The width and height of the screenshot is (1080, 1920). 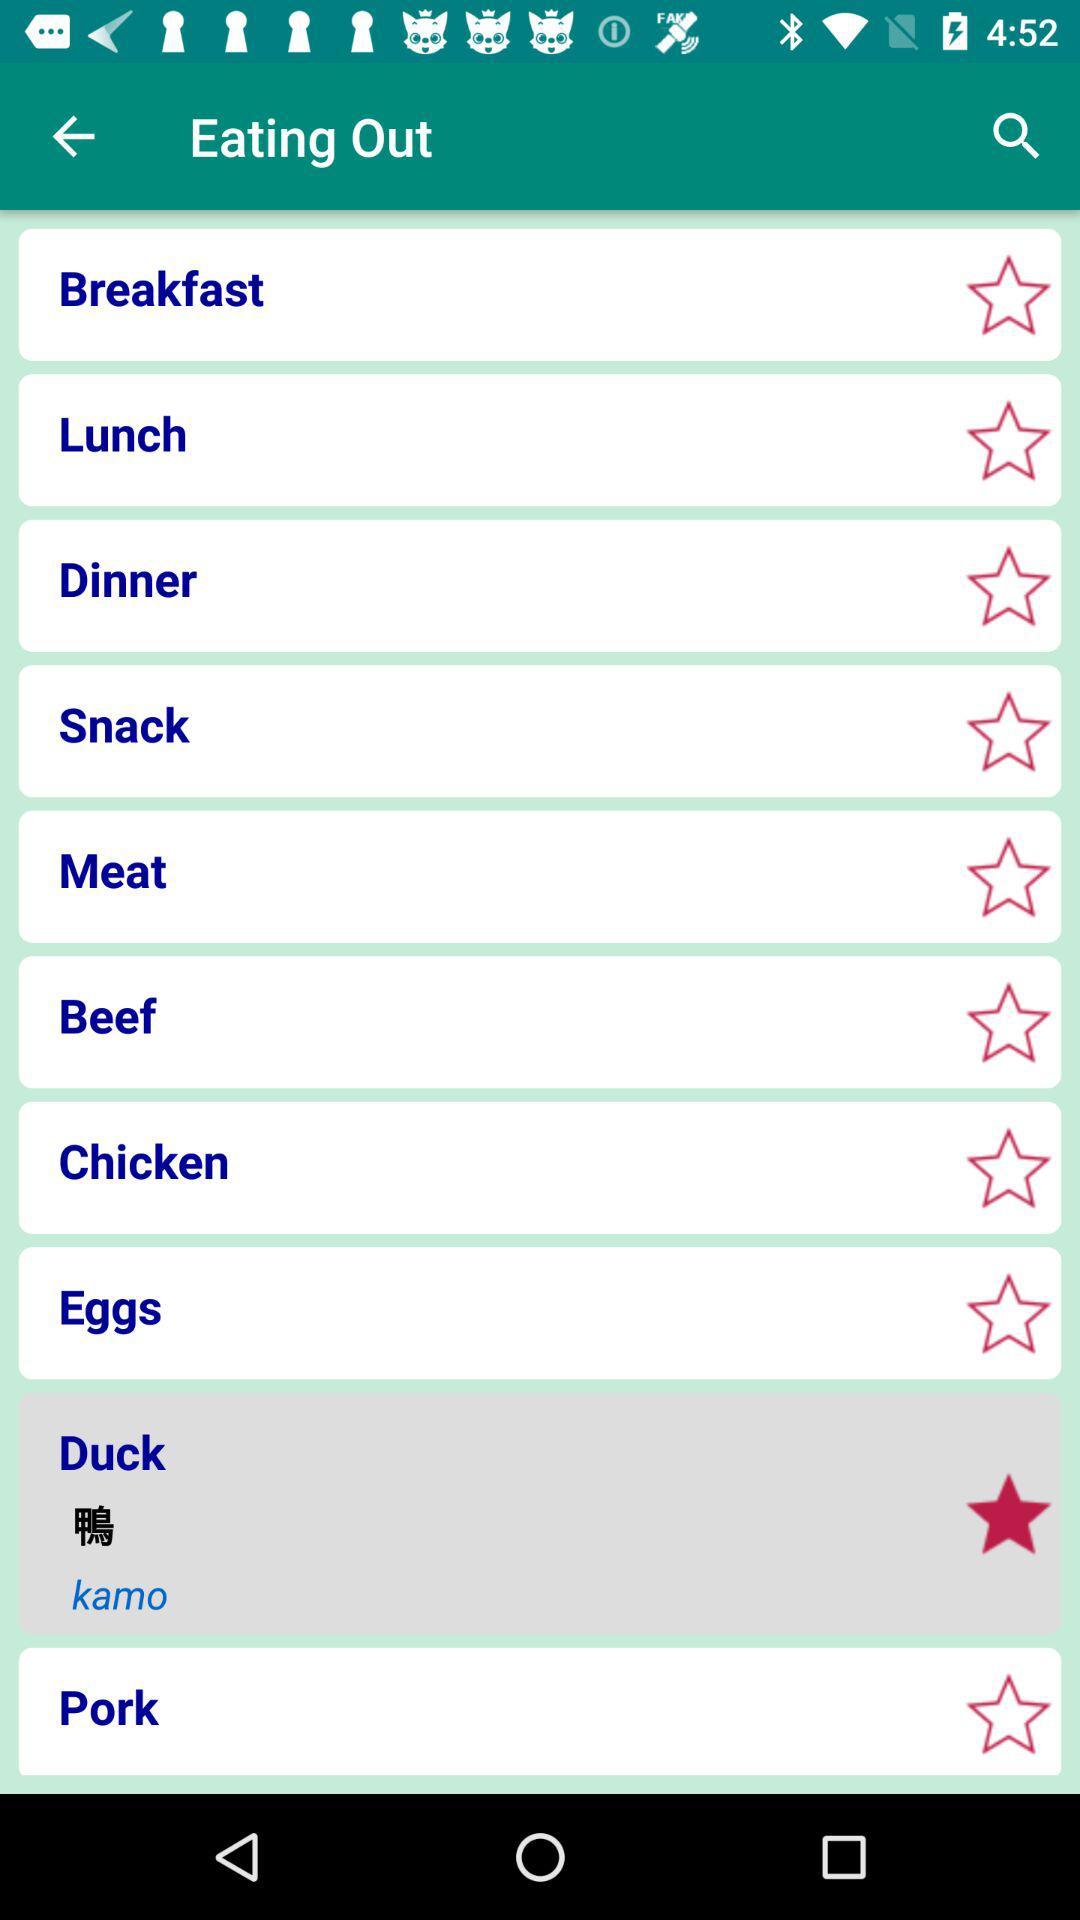 What do you see at coordinates (1008, 1712) in the screenshot?
I see `option to favorites` at bounding box center [1008, 1712].